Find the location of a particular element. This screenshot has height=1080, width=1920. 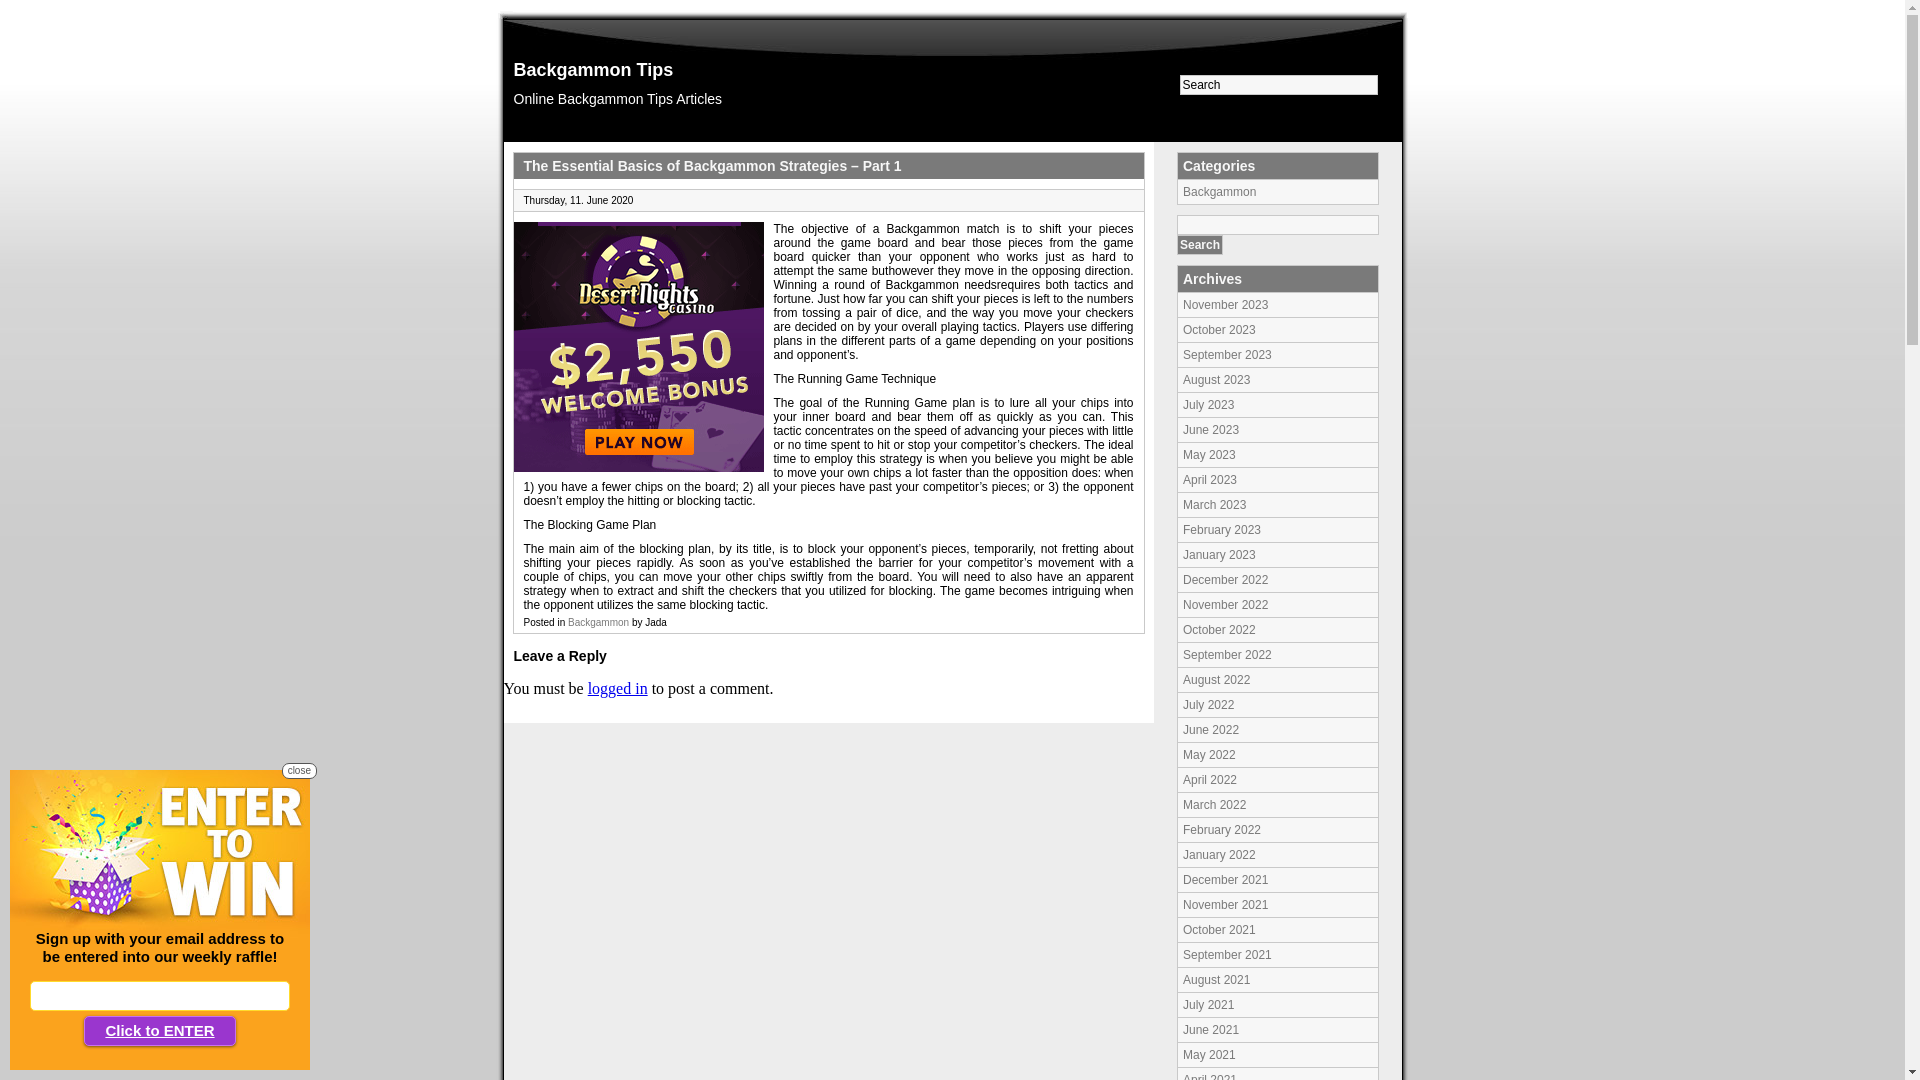

'July 2021' is located at coordinates (1207, 1005).